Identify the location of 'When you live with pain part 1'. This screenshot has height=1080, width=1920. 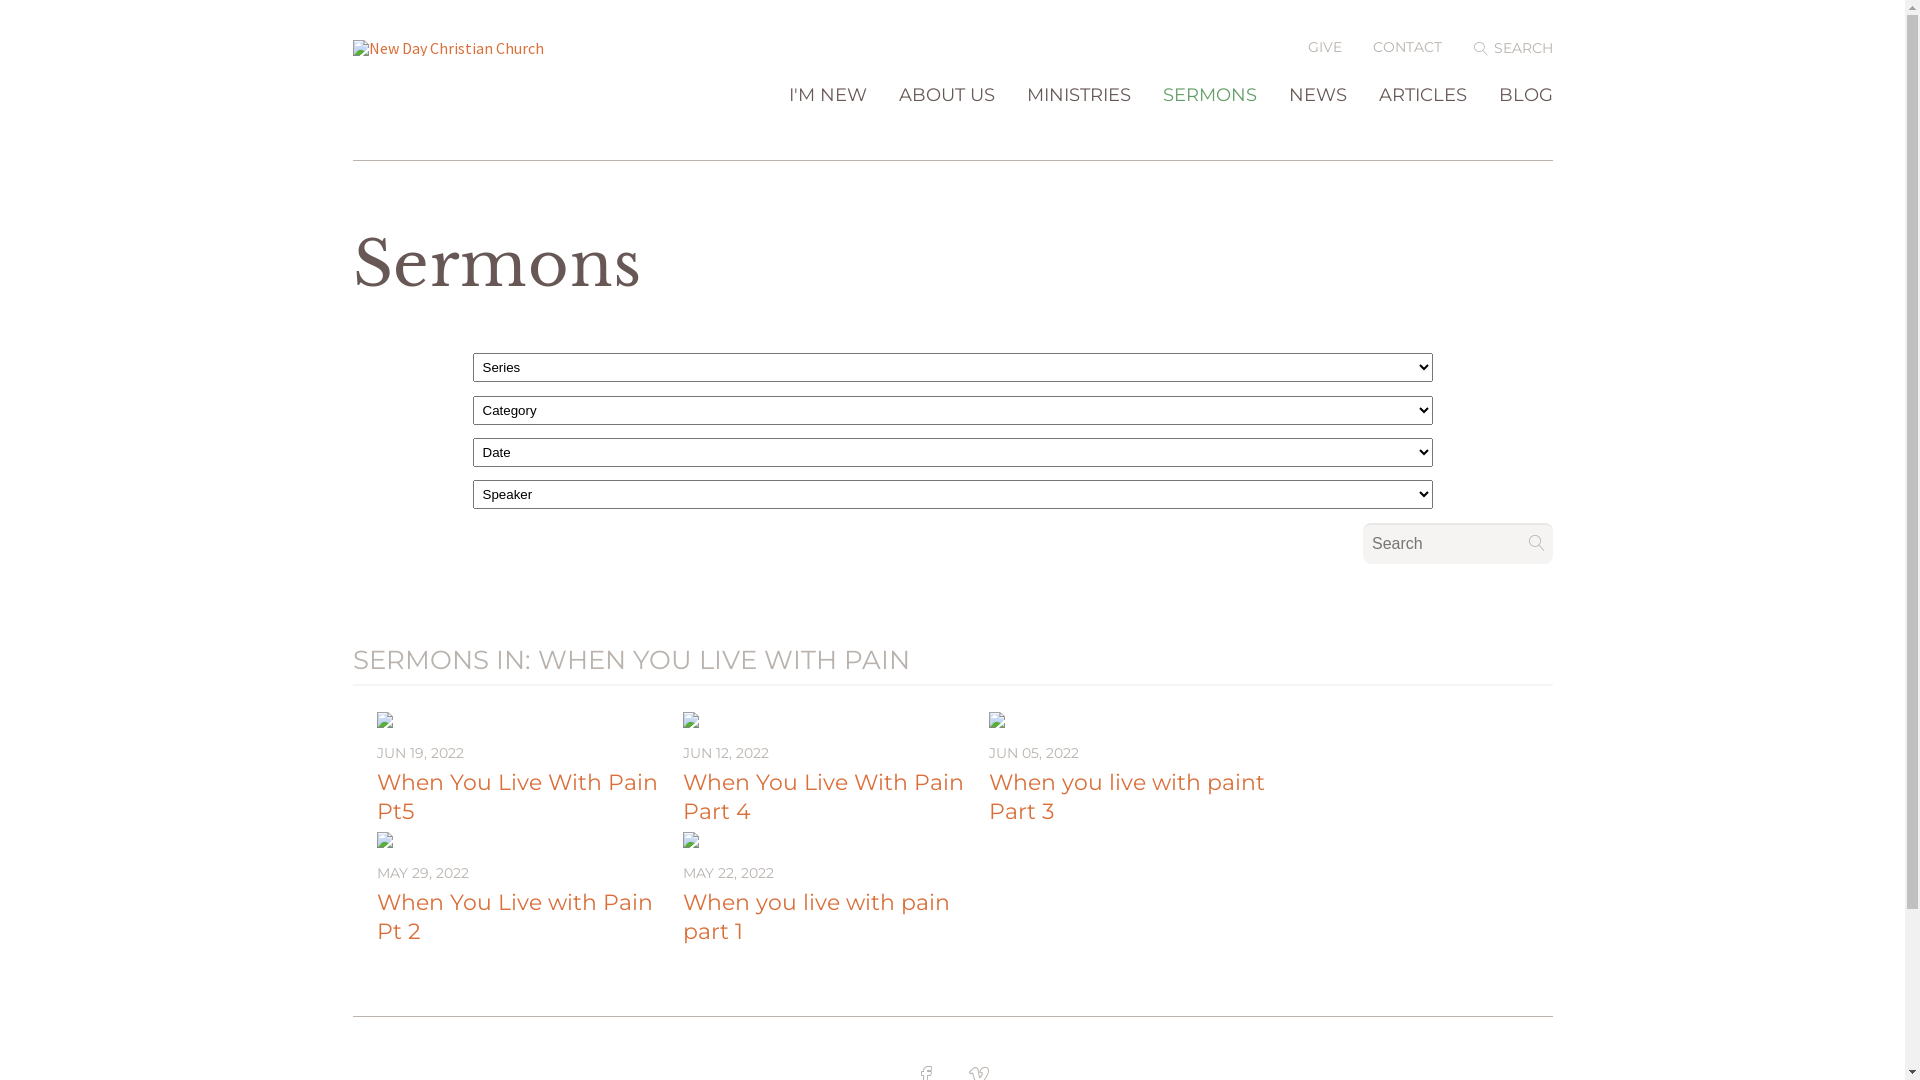
(815, 917).